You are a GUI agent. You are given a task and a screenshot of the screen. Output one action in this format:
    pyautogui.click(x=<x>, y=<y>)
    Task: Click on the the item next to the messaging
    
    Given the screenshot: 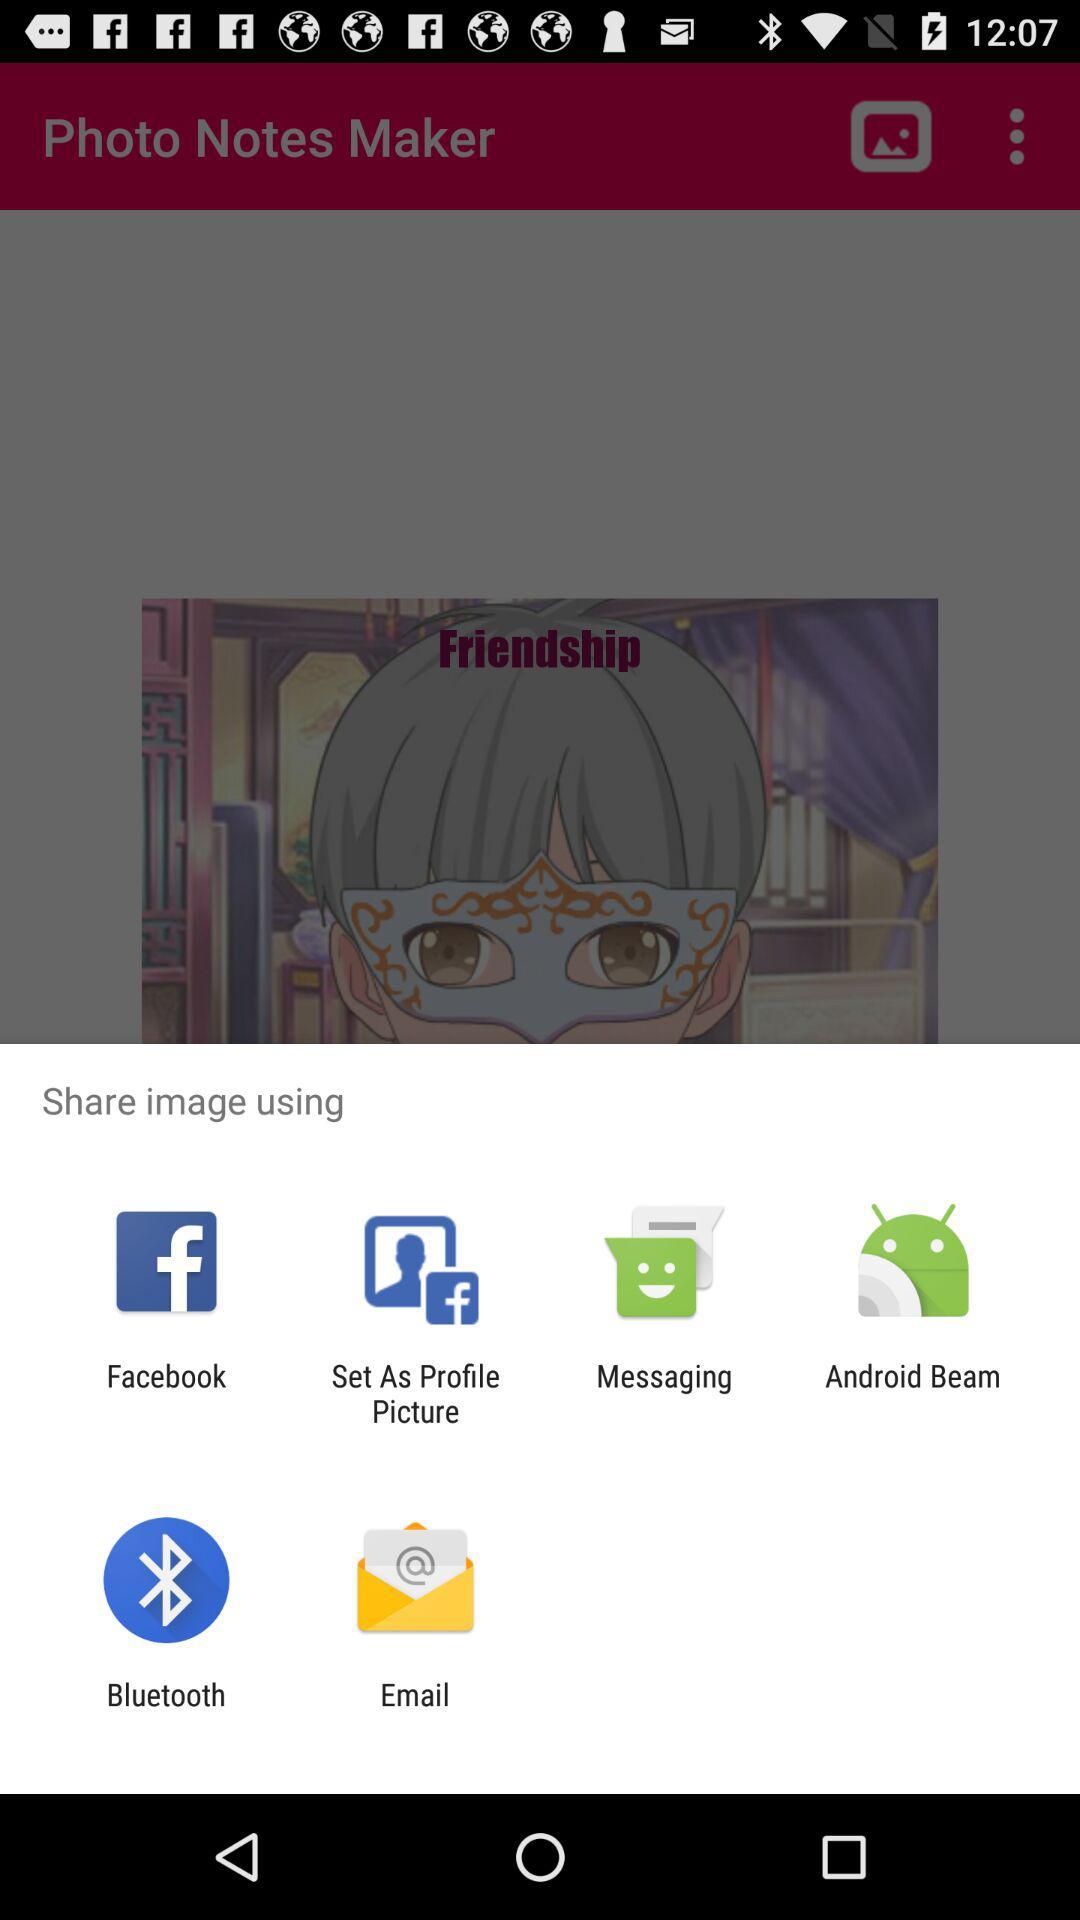 What is the action you would take?
    pyautogui.click(x=414, y=1392)
    